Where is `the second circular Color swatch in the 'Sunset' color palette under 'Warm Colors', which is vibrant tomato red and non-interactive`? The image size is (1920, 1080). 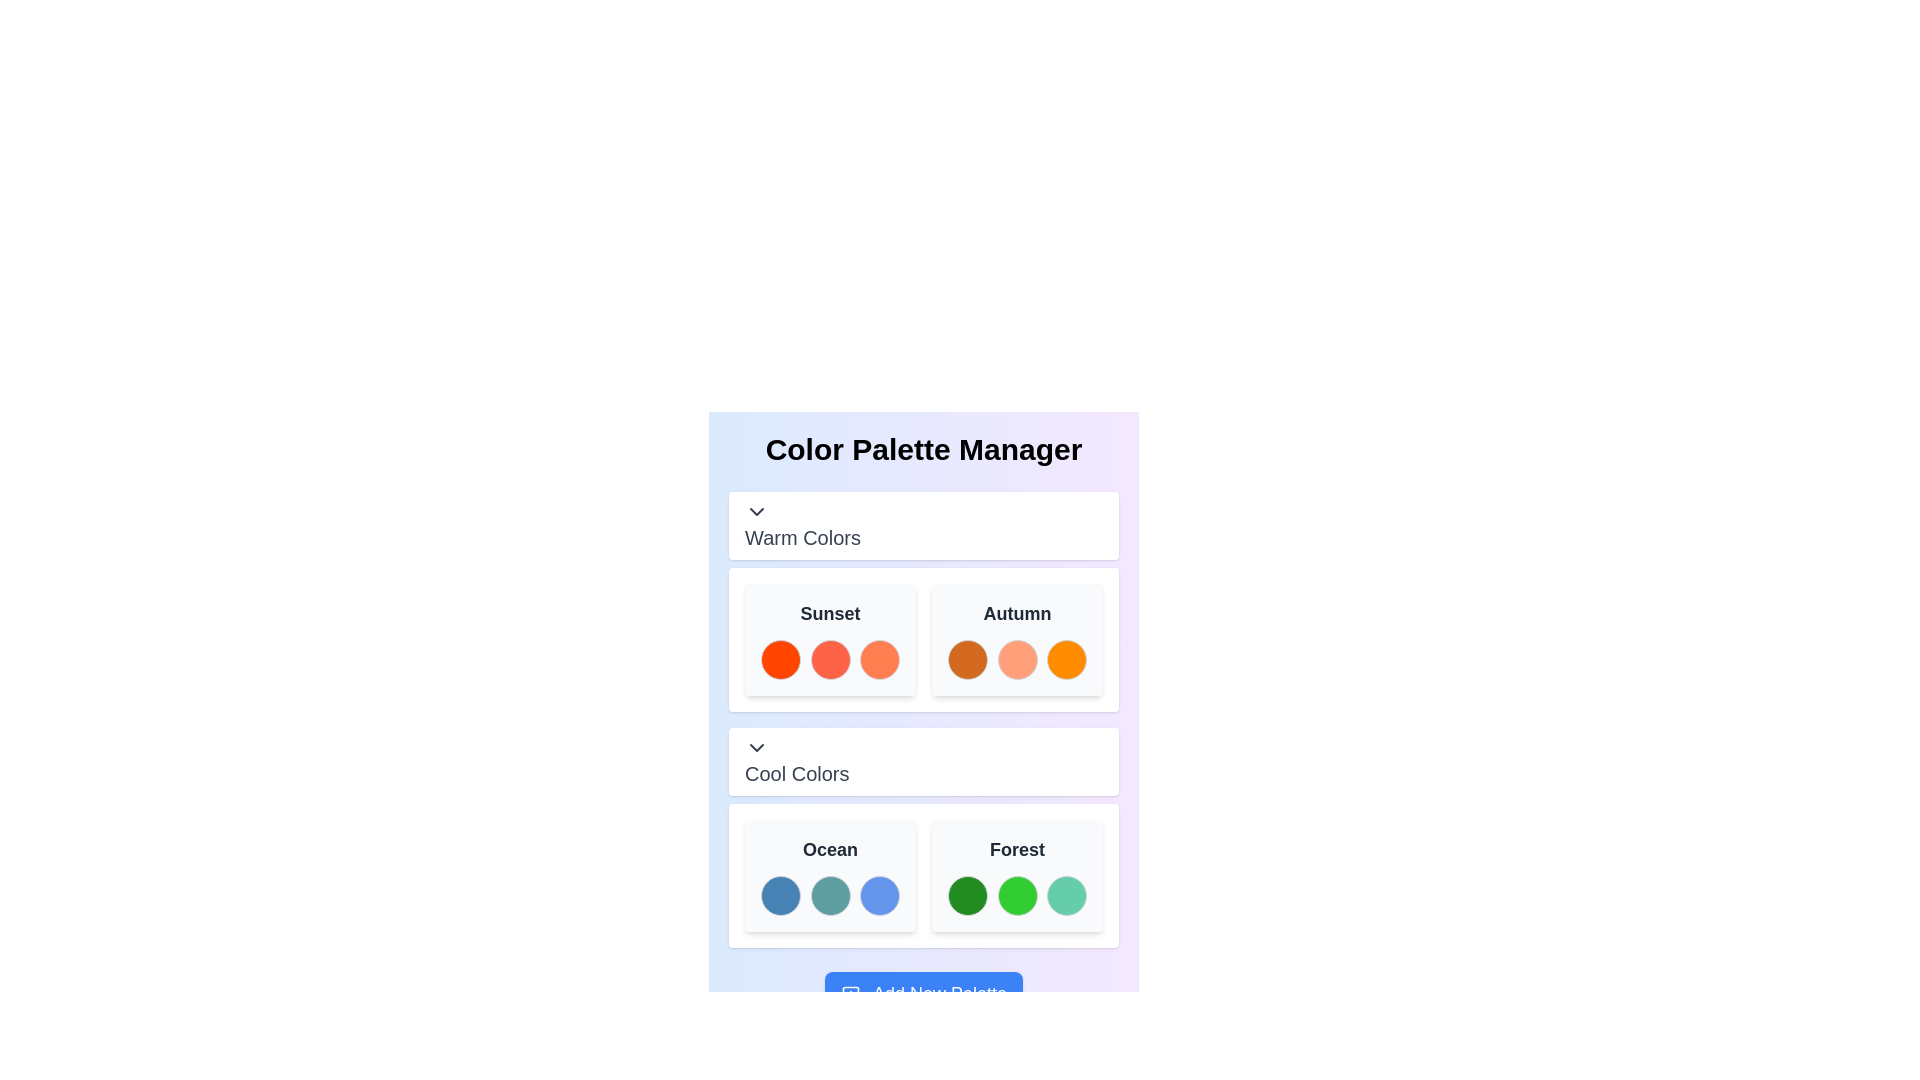 the second circular Color swatch in the 'Sunset' color palette under 'Warm Colors', which is vibrant tomato red and non-interactive is located at coordinates (830, 659).